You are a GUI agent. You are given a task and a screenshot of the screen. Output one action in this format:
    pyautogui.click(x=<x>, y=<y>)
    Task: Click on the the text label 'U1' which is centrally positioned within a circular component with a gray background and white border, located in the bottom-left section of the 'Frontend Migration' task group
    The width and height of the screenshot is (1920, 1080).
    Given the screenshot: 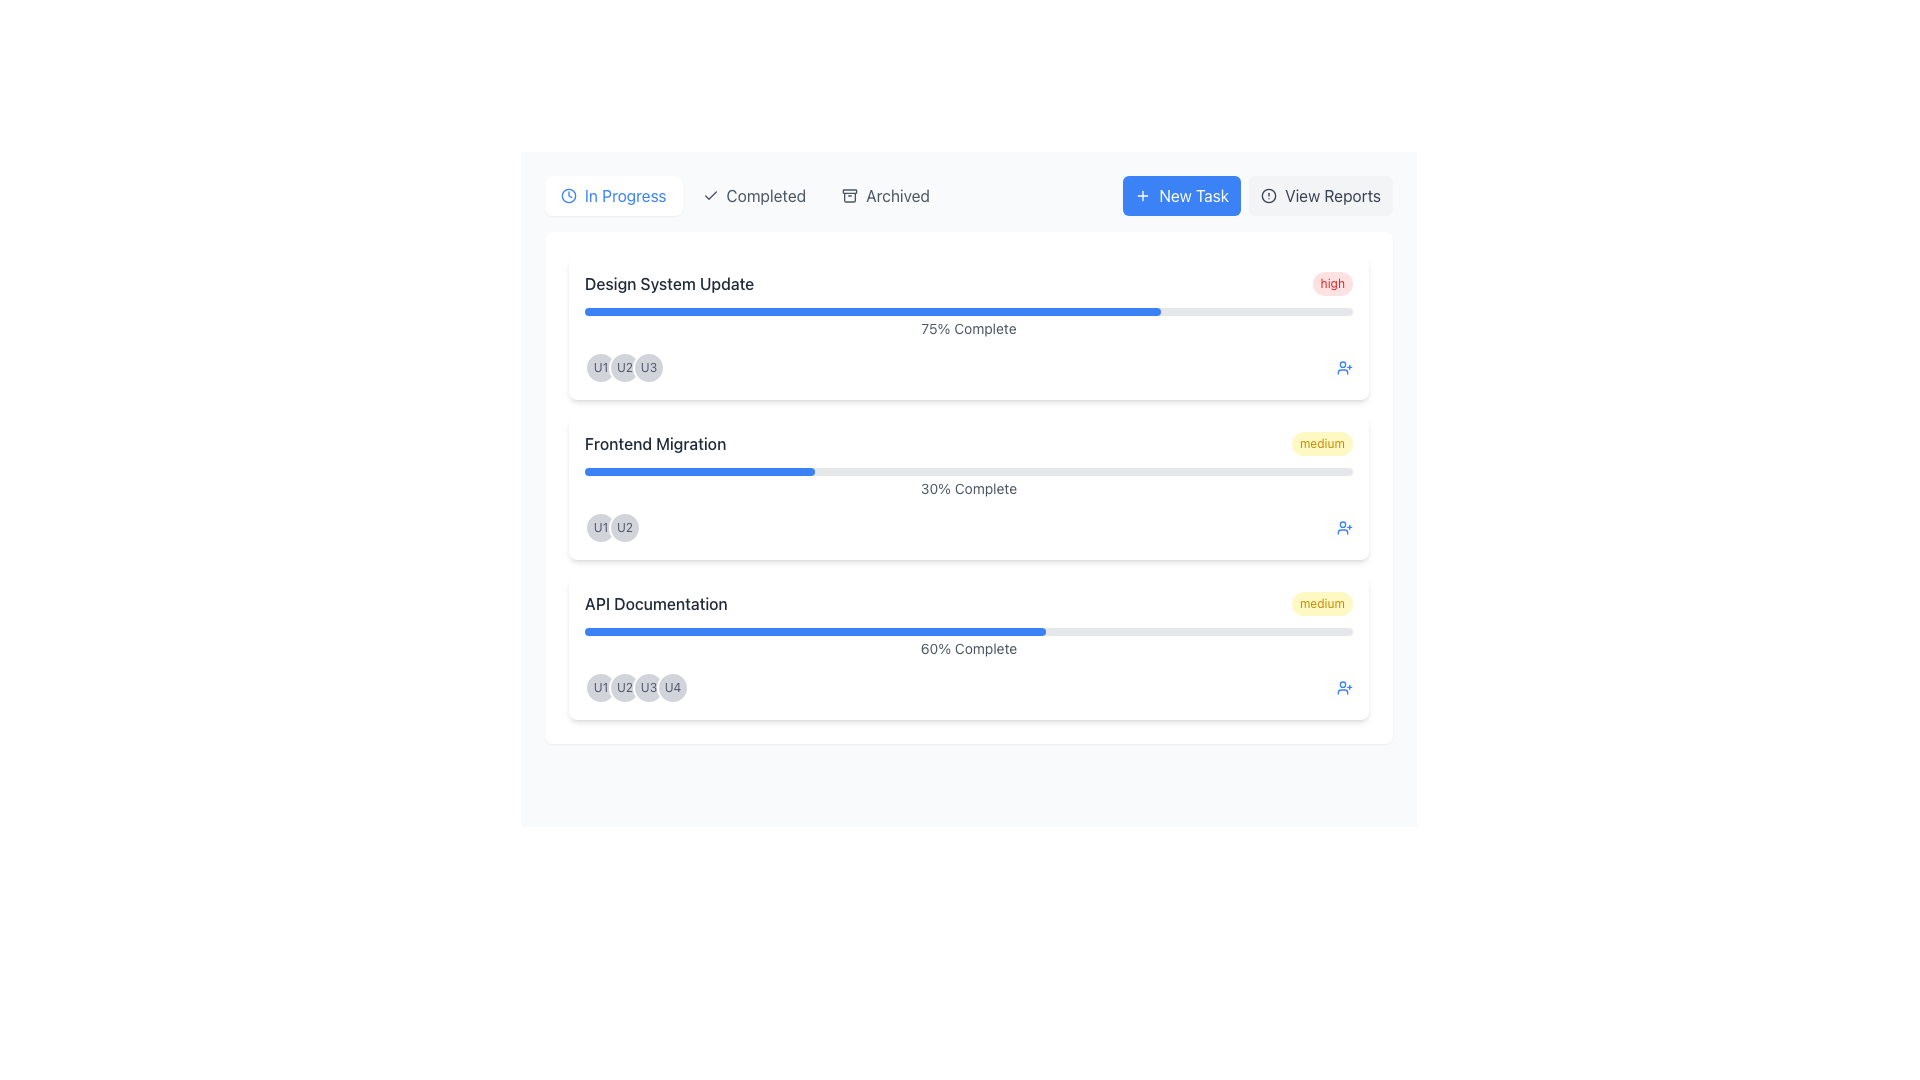 What is the action you would take?
    pyautogui.click(x=599, y=686)
    